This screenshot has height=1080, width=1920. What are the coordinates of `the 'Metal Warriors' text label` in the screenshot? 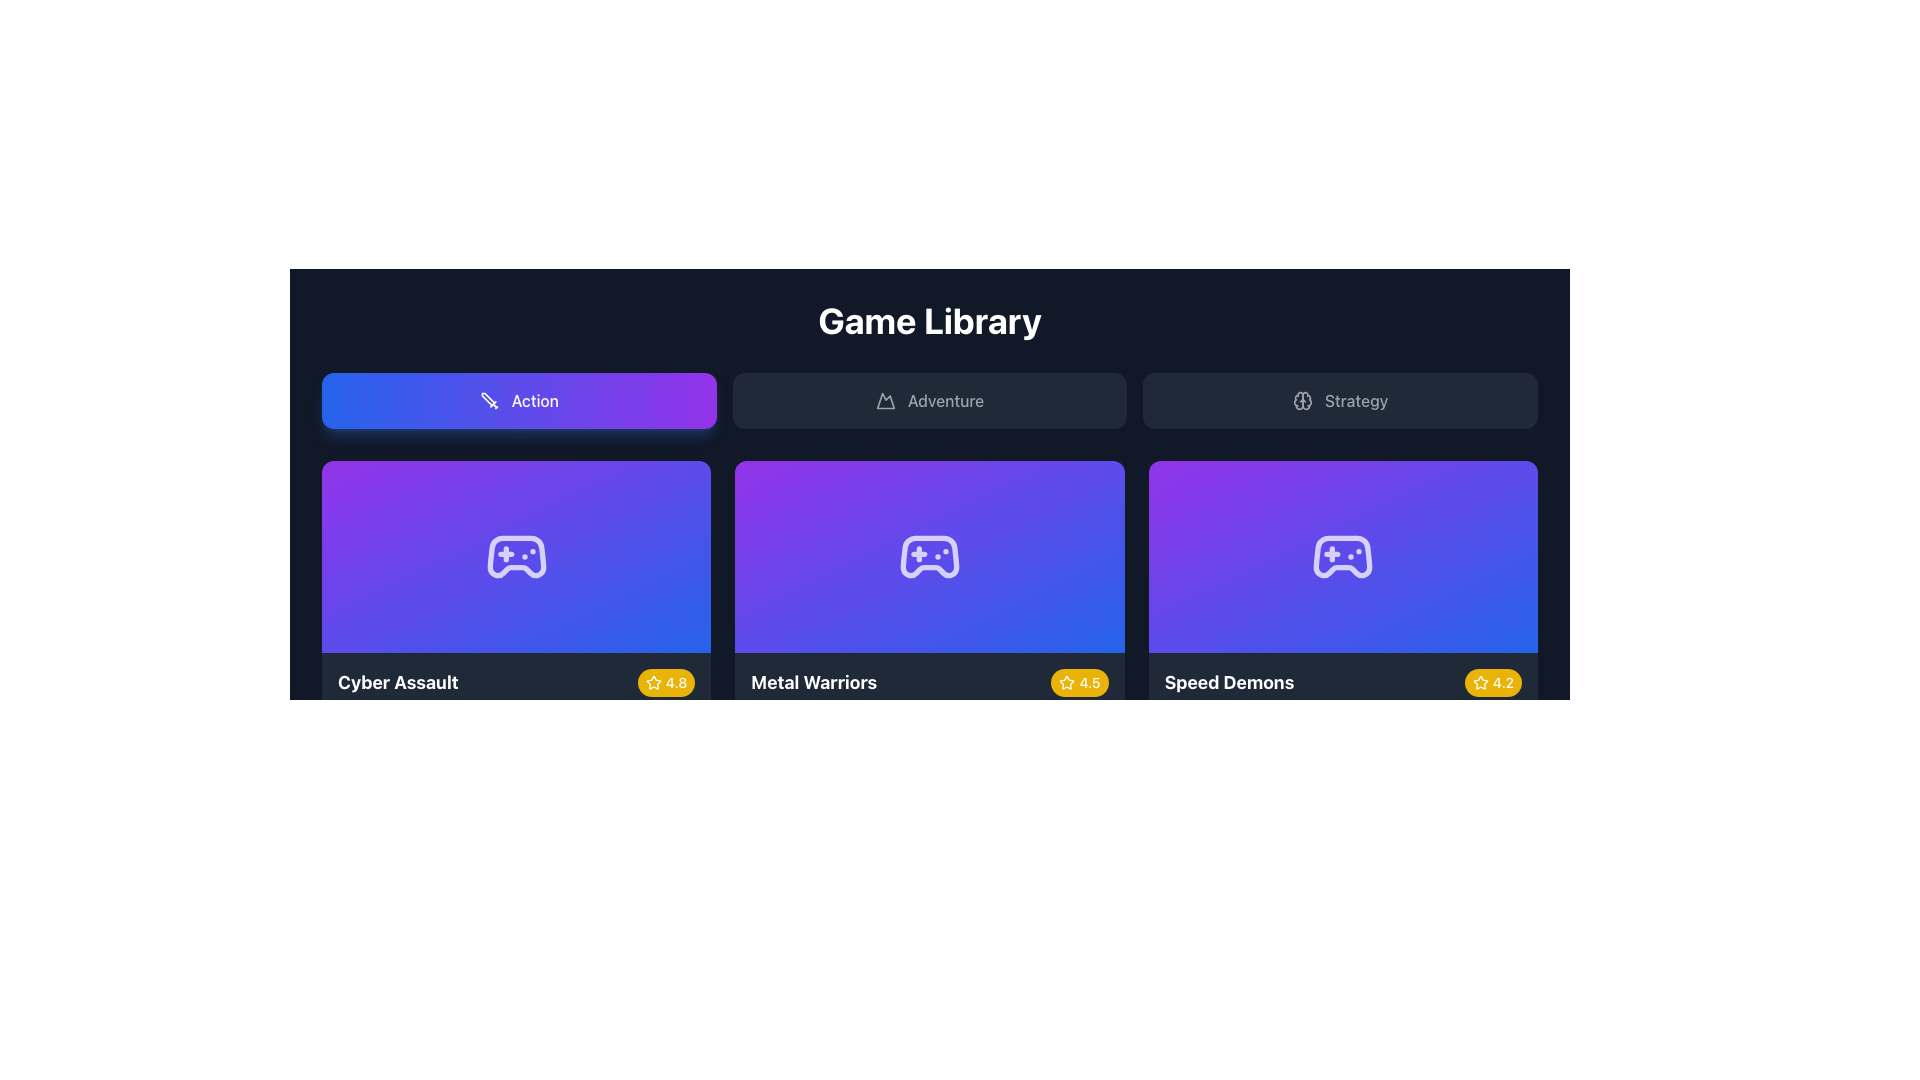 It's located at (814, 681).